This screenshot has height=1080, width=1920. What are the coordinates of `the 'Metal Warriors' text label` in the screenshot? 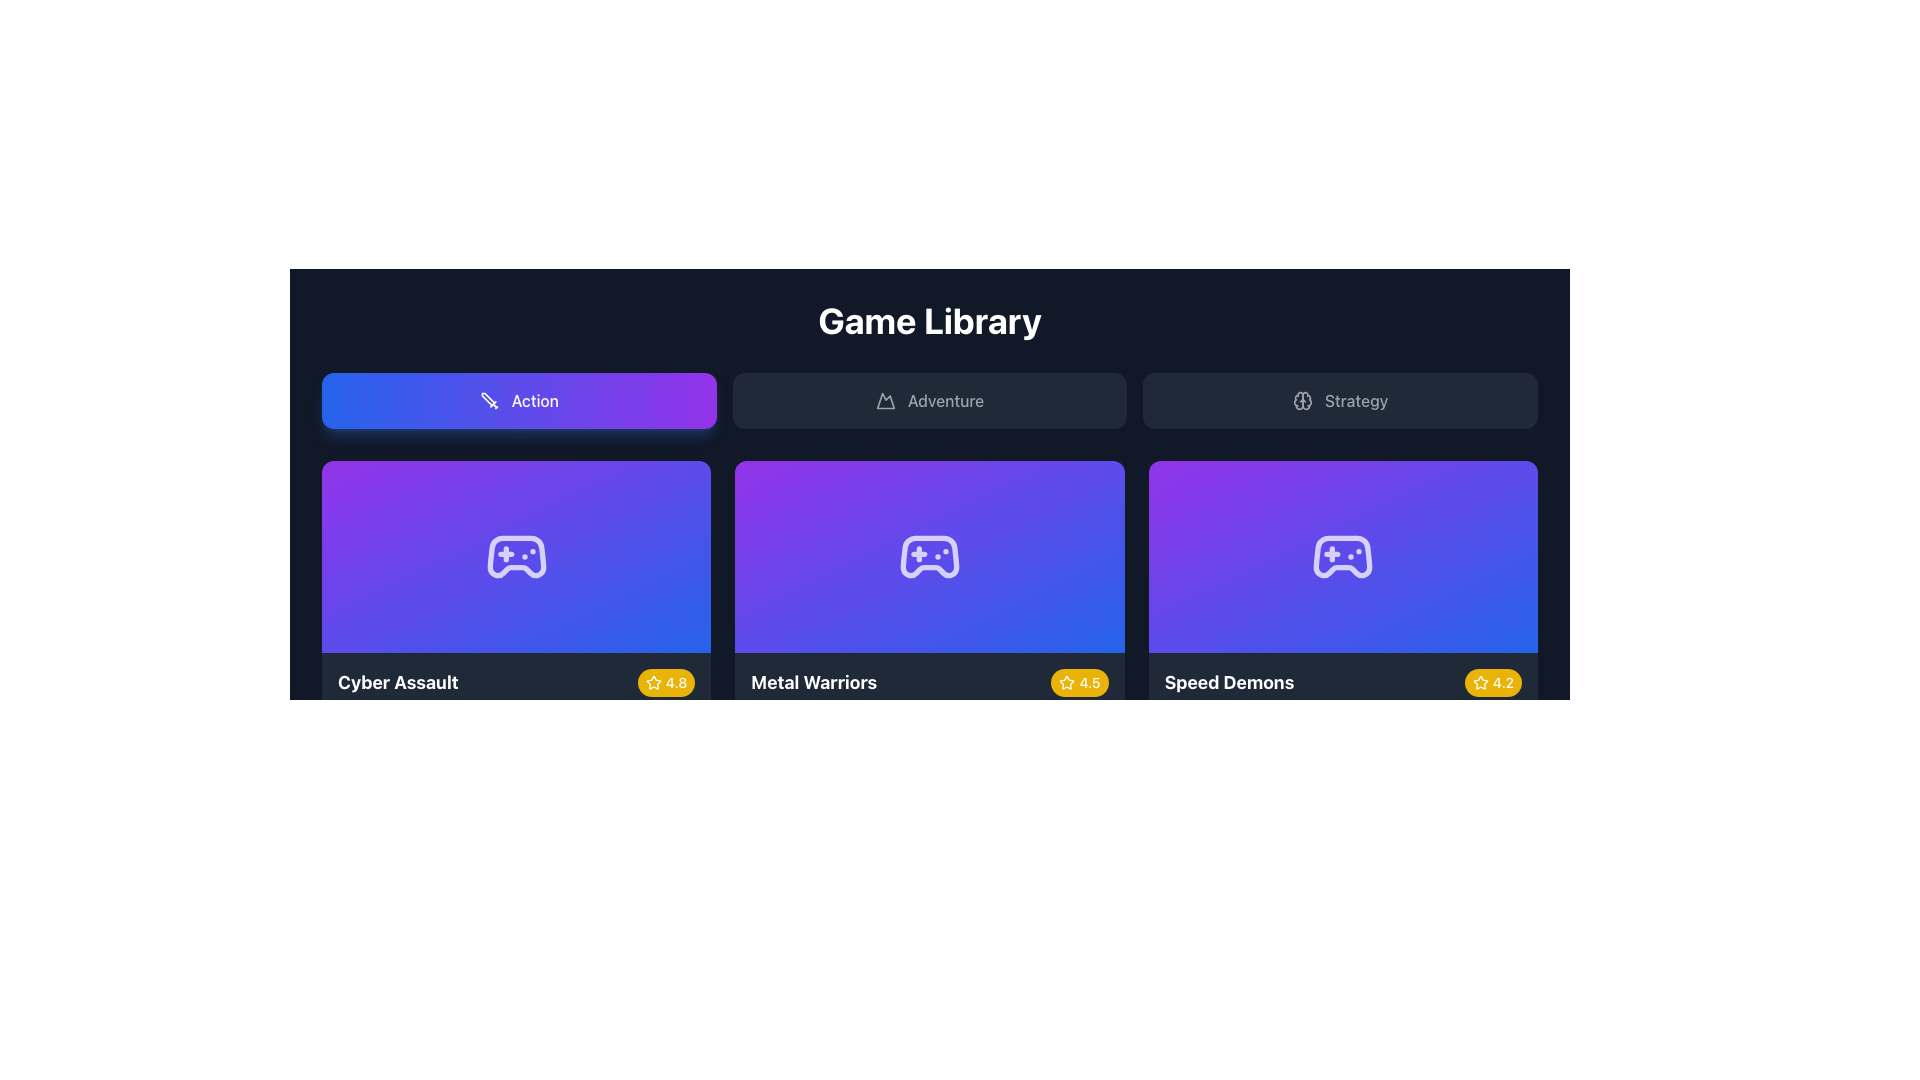 It's located at (814, 681).